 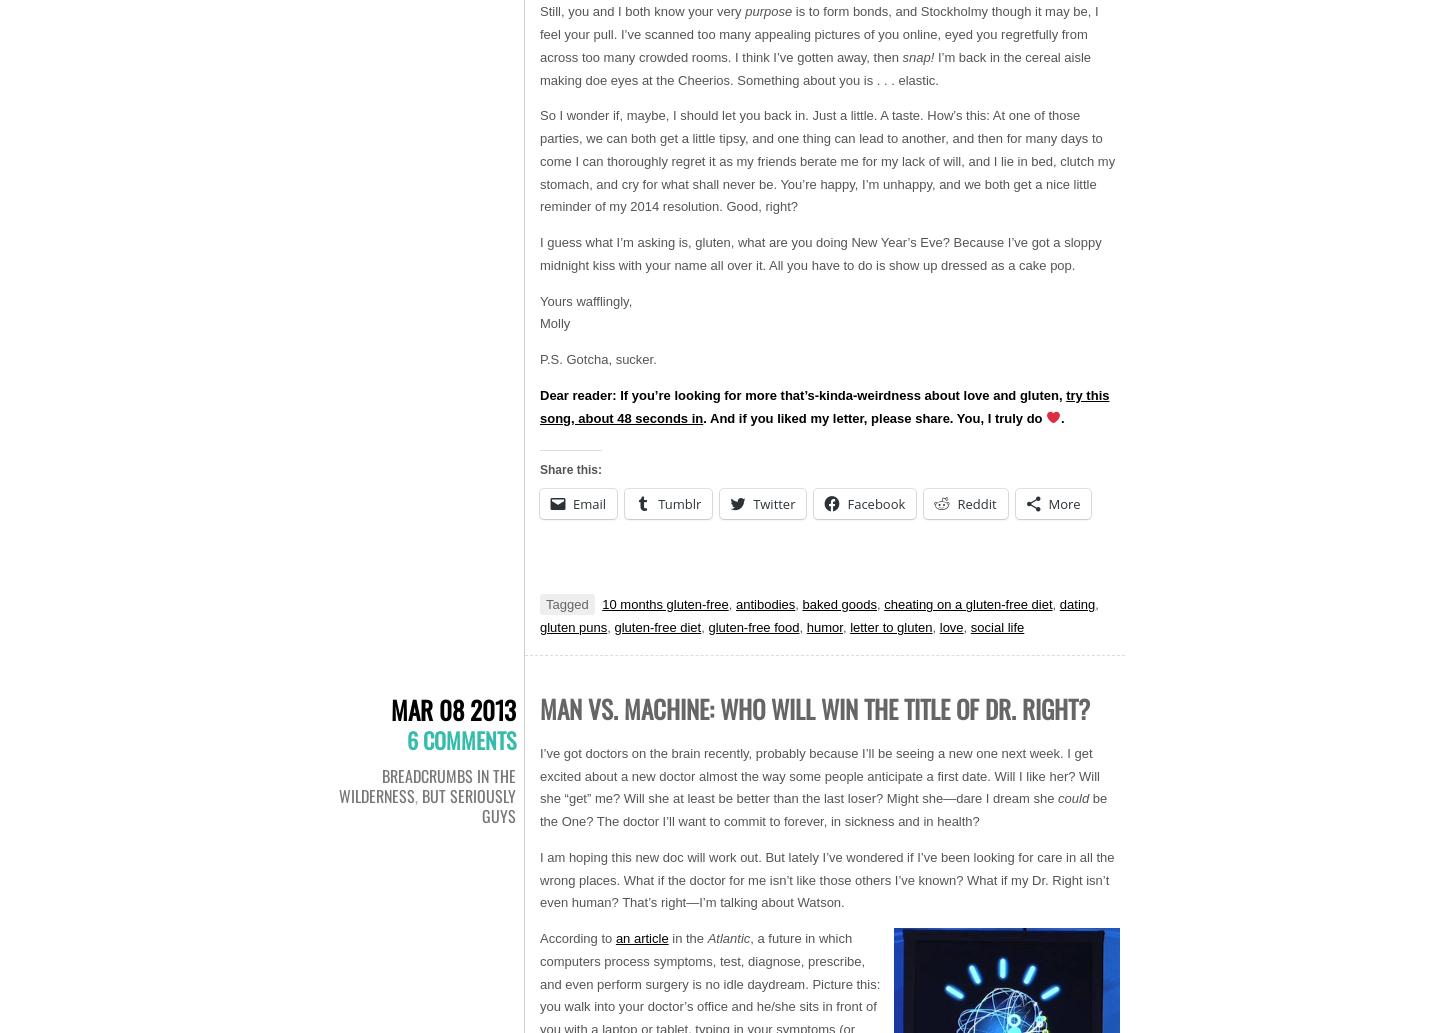 What do you see at coordinates (728, 937) in the screenshot?
I see `'Atlantic'` at bounding box center [728, 937].